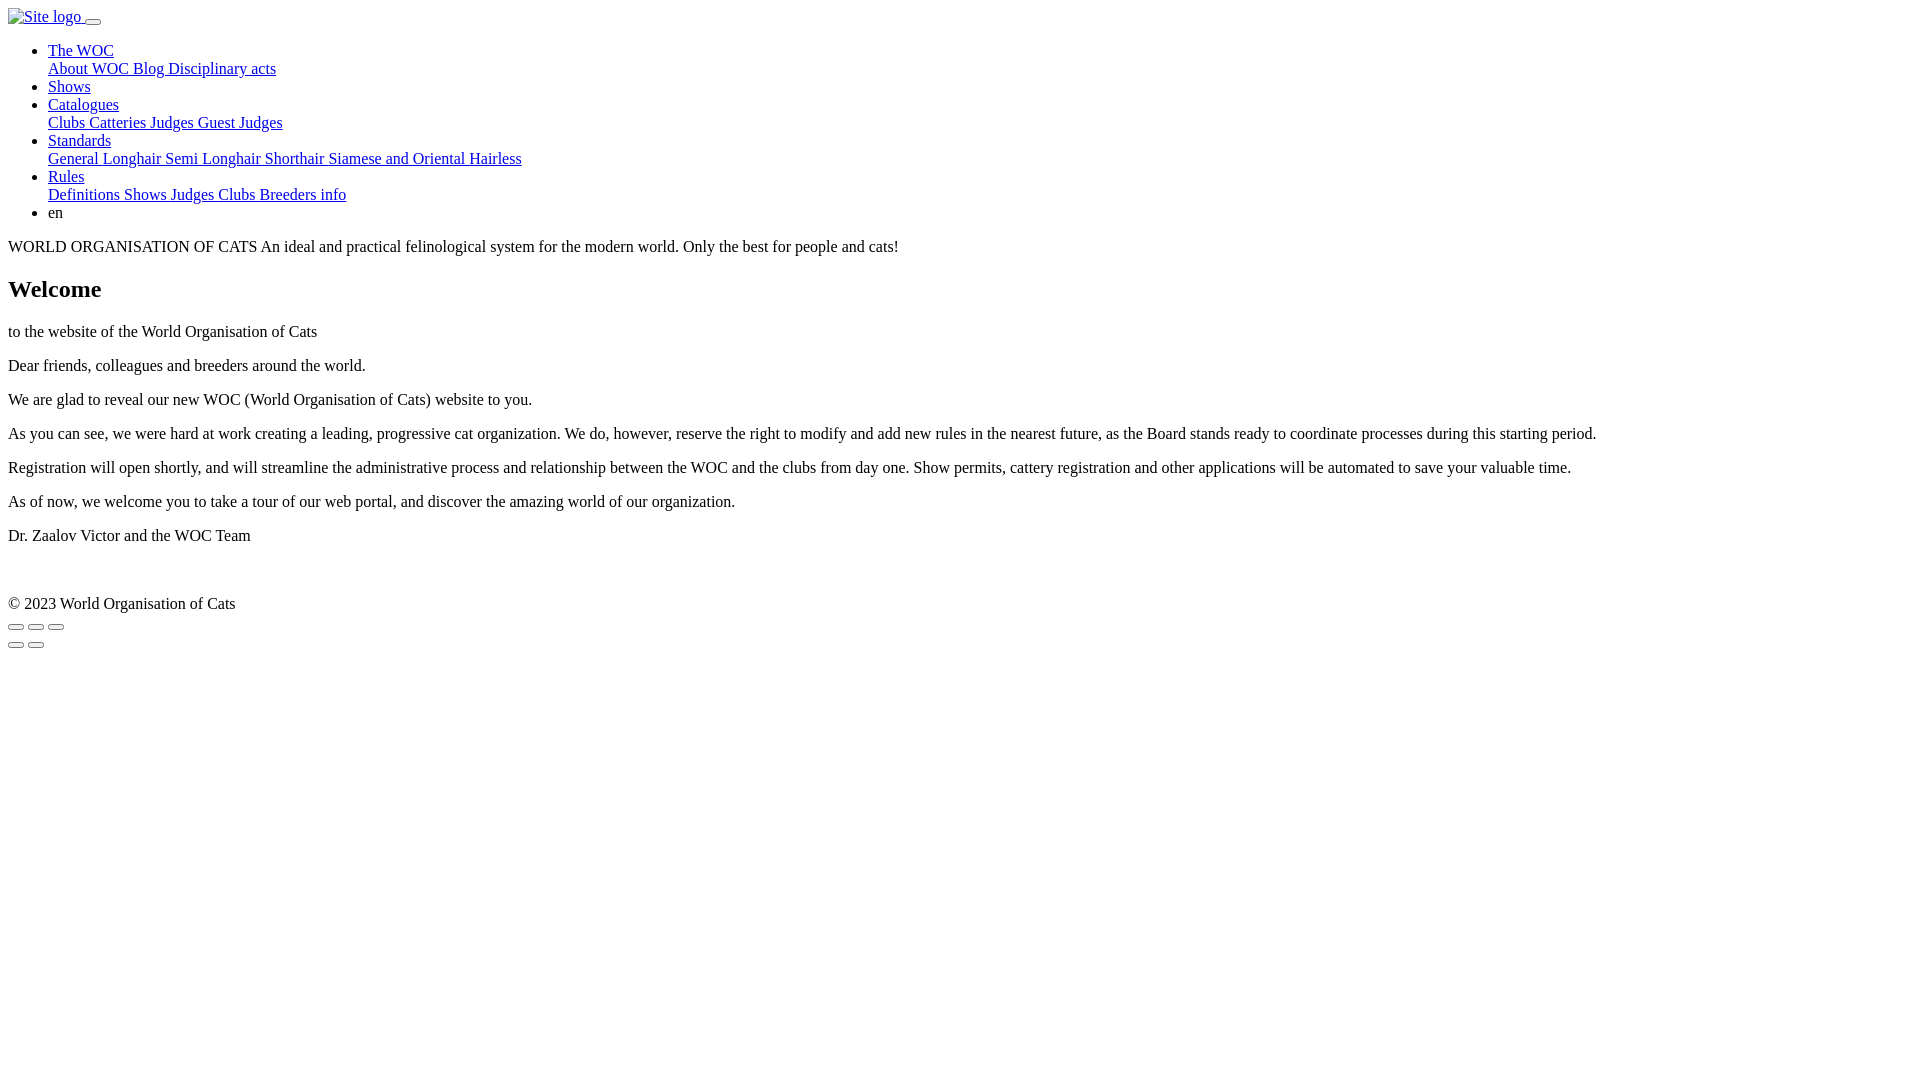 The image size is (1920, 1080). What do you see at coordinates (48, 194) in the screenshot?
I see `'Definitions'` at bounding box center [48, 194].